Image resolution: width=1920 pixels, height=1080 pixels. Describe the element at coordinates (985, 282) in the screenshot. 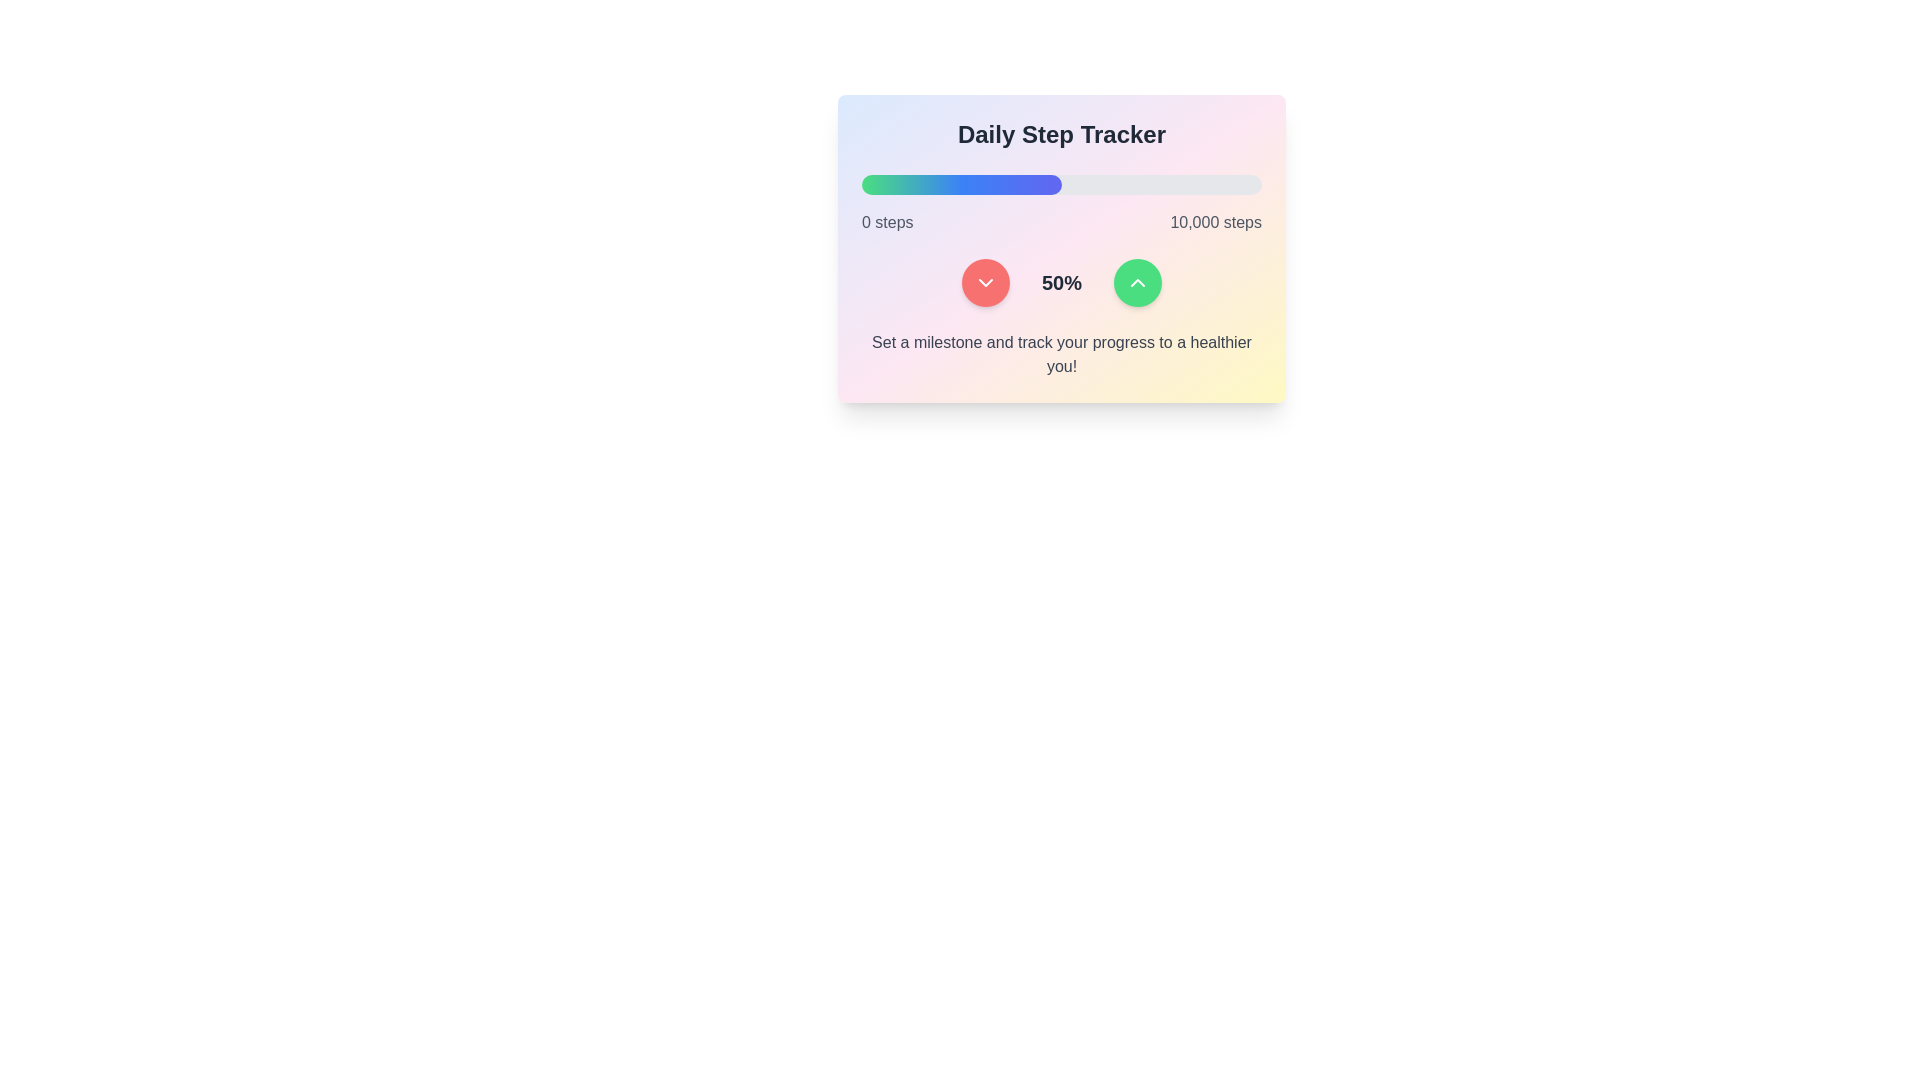

I see `the red circular chevron icon located just below the progress bar in the 'Daily Step Tracker' component` at that location.